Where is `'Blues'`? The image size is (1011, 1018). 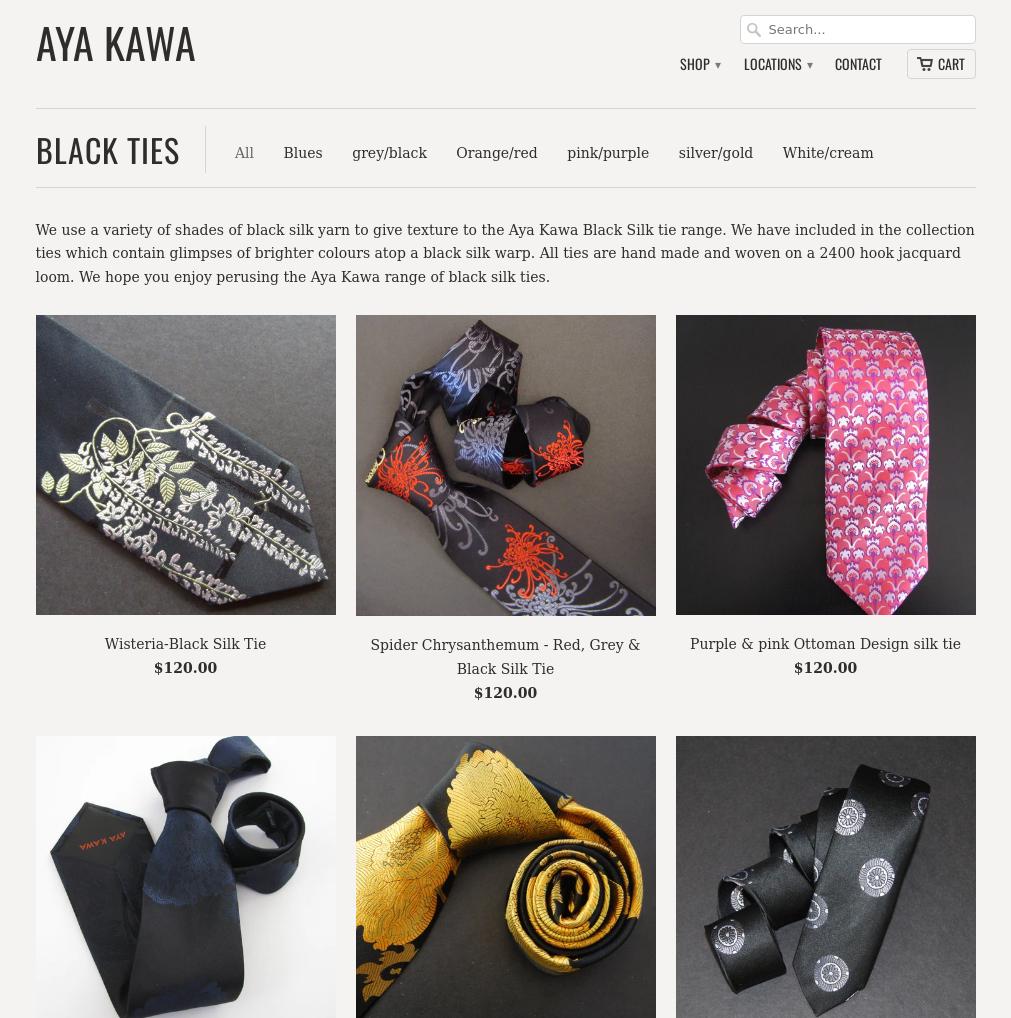
'Blues' is located at coordinates (282, 150).